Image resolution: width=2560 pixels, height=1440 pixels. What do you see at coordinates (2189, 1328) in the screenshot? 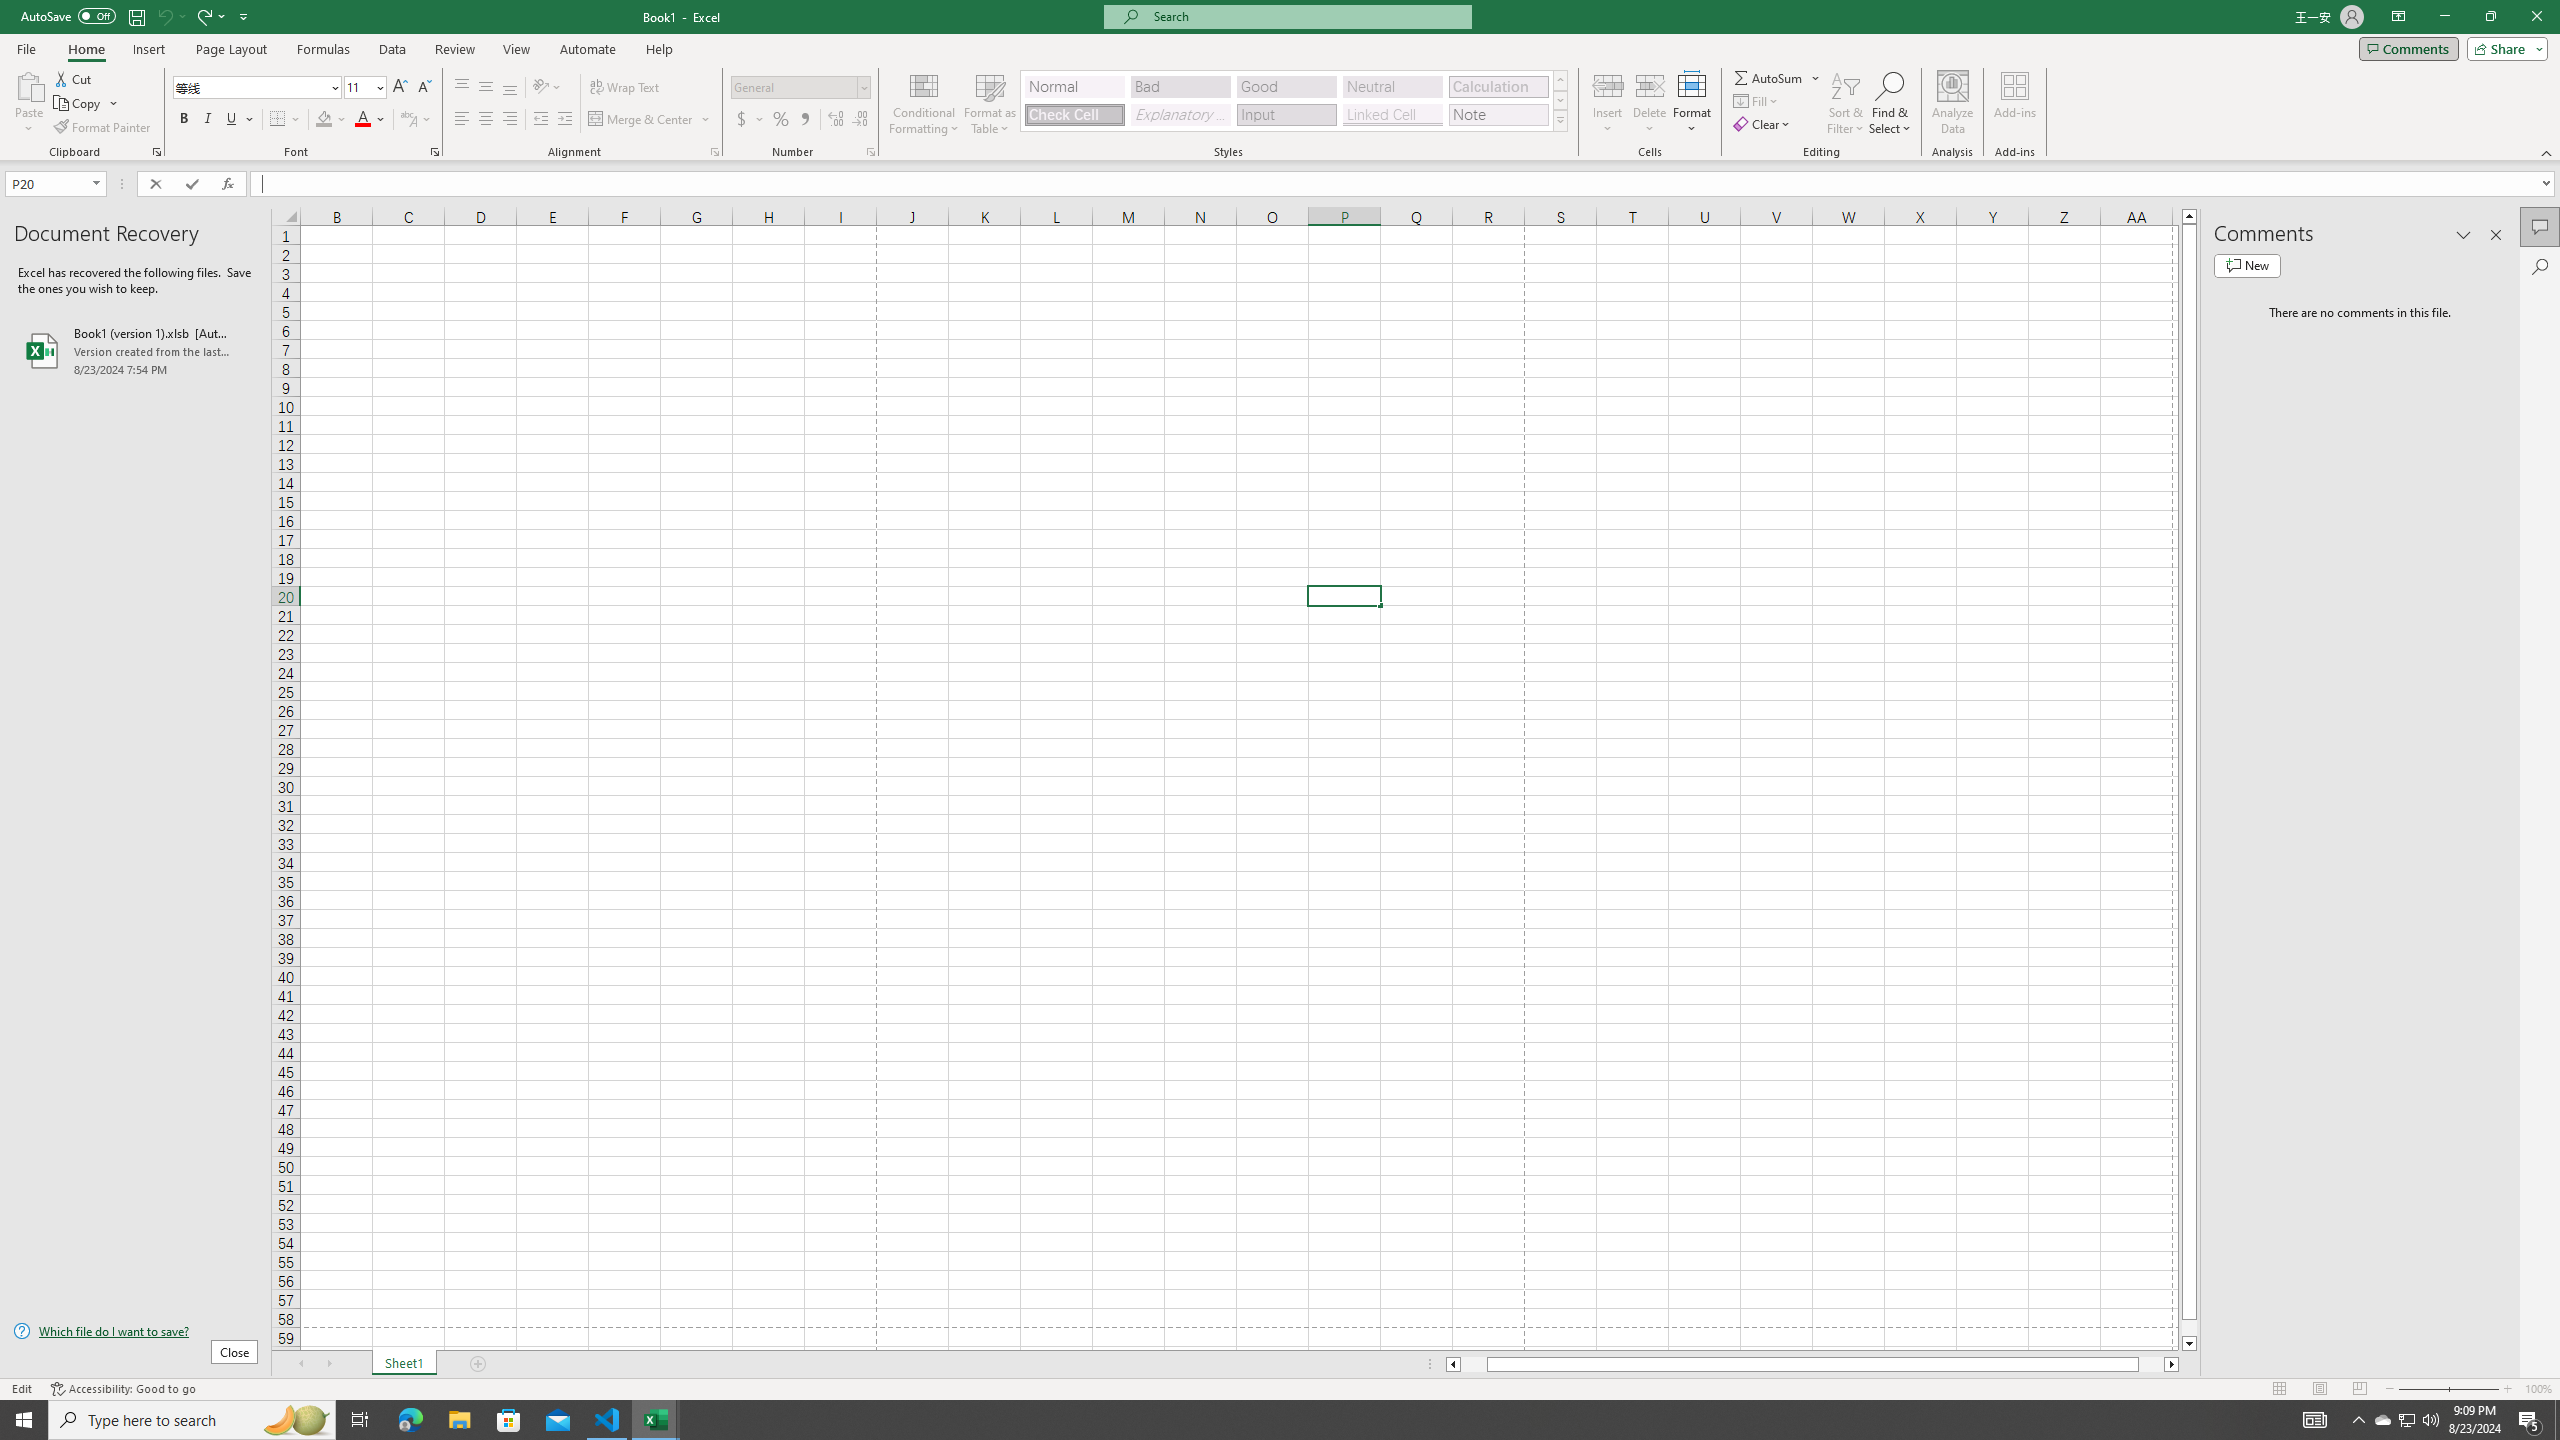
I see `'Page down'` at bounding box center [2189, 1328].